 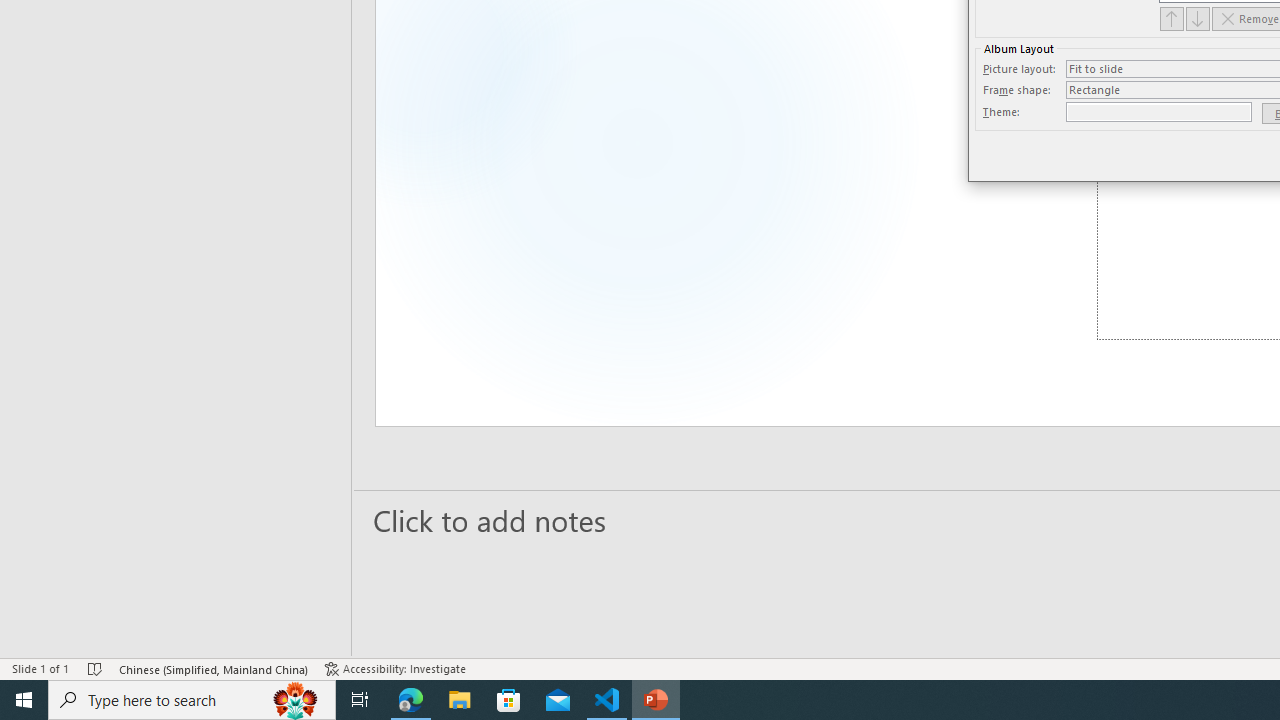 What do you see at coordinates (459, 698) in the screenshot?
I see `'File Explorer'` at bounding box center [459, 698].